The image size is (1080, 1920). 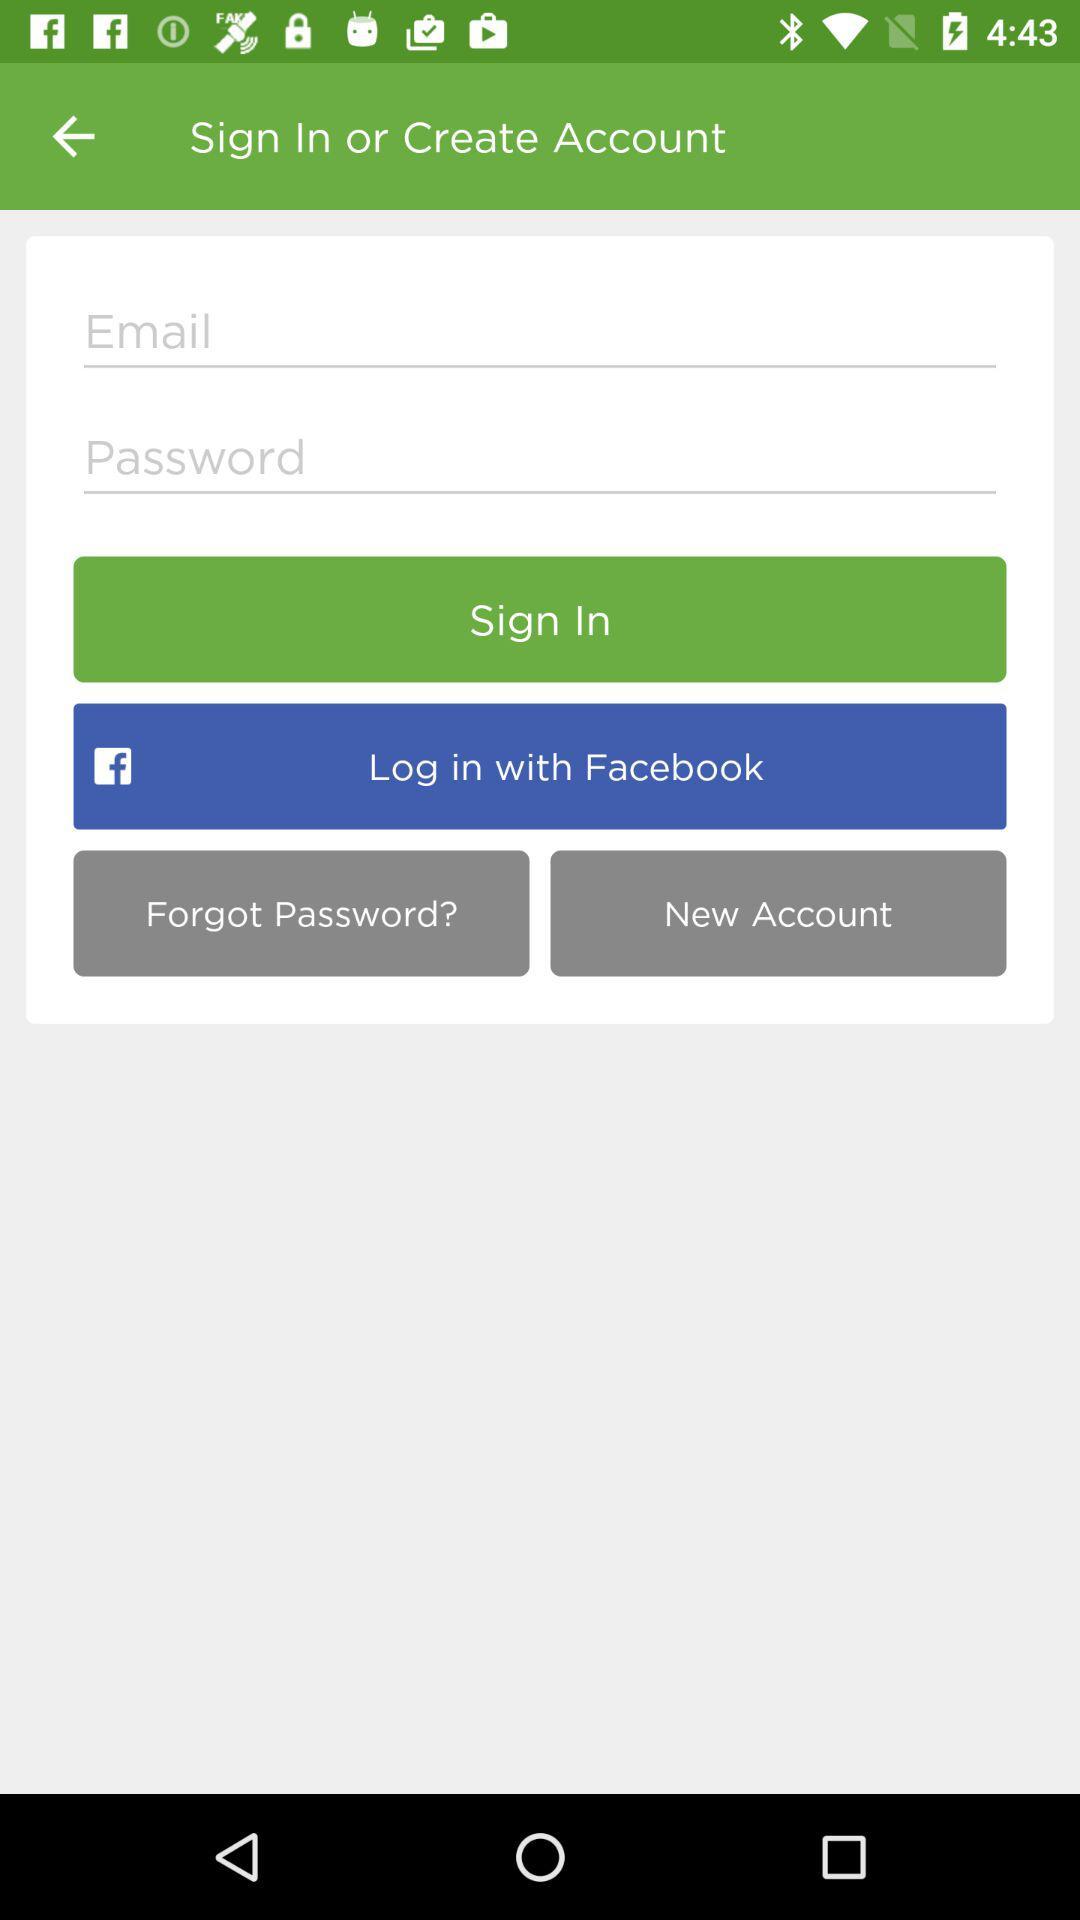 What do you see at coordinates (540, 460) in the screenshot?
I see `user password` at bounding box center [540, 460].